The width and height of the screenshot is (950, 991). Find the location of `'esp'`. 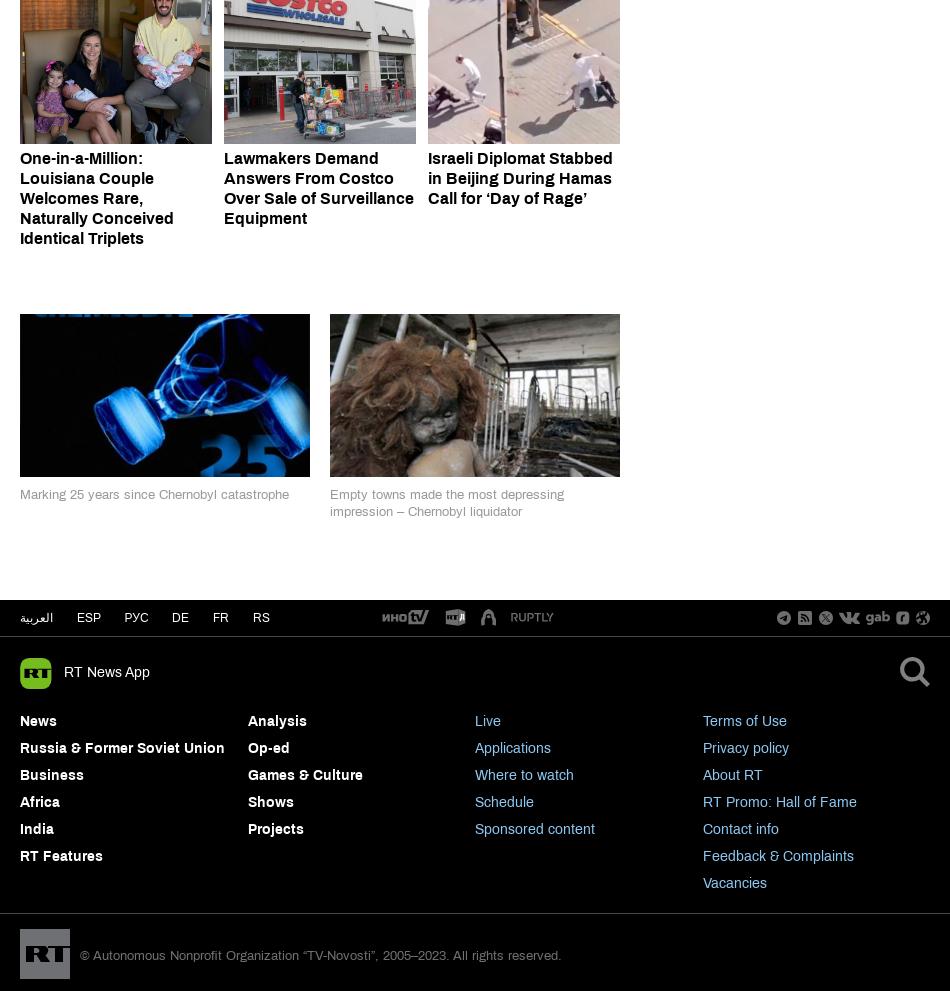

'esp' is located at coordinates (87, 616).